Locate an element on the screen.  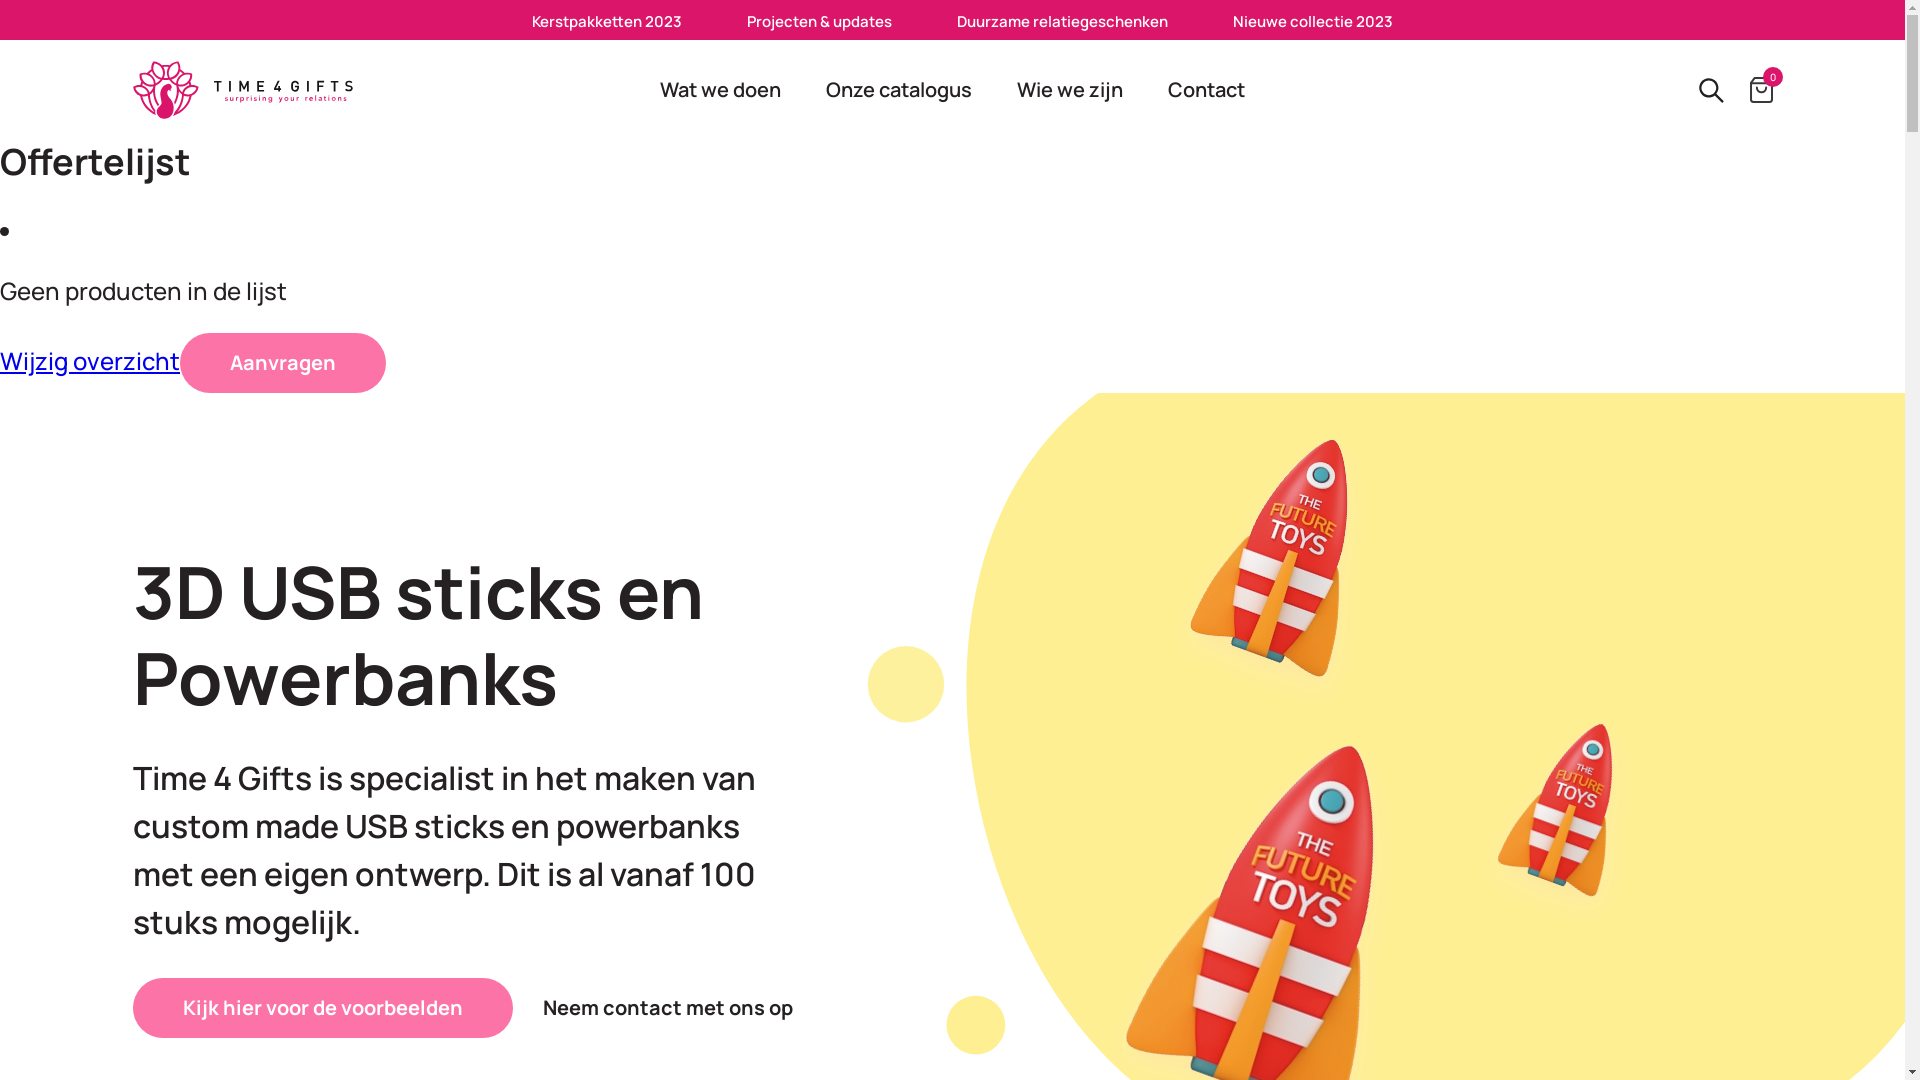
'Contact' is located at coordinates (1205, 88).